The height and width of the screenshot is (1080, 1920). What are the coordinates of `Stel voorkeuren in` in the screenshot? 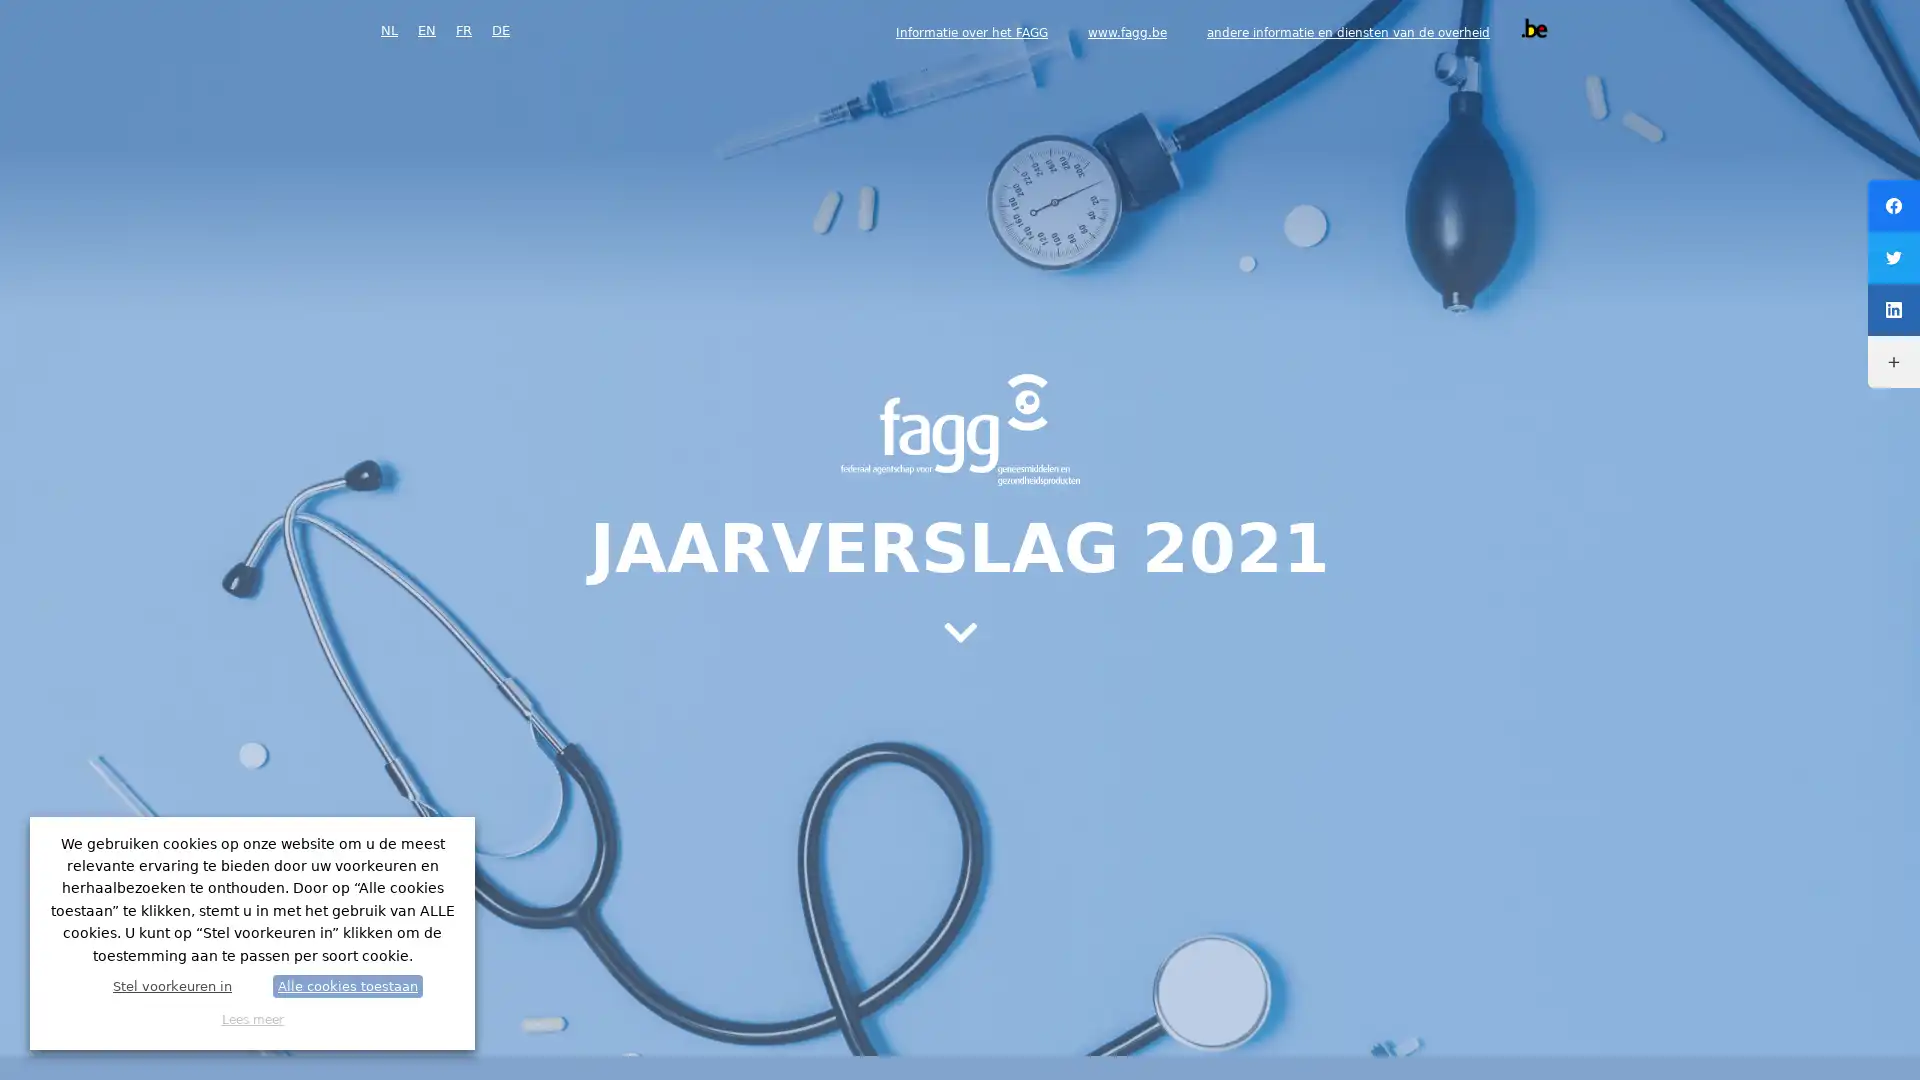 It's located at (172, 985).